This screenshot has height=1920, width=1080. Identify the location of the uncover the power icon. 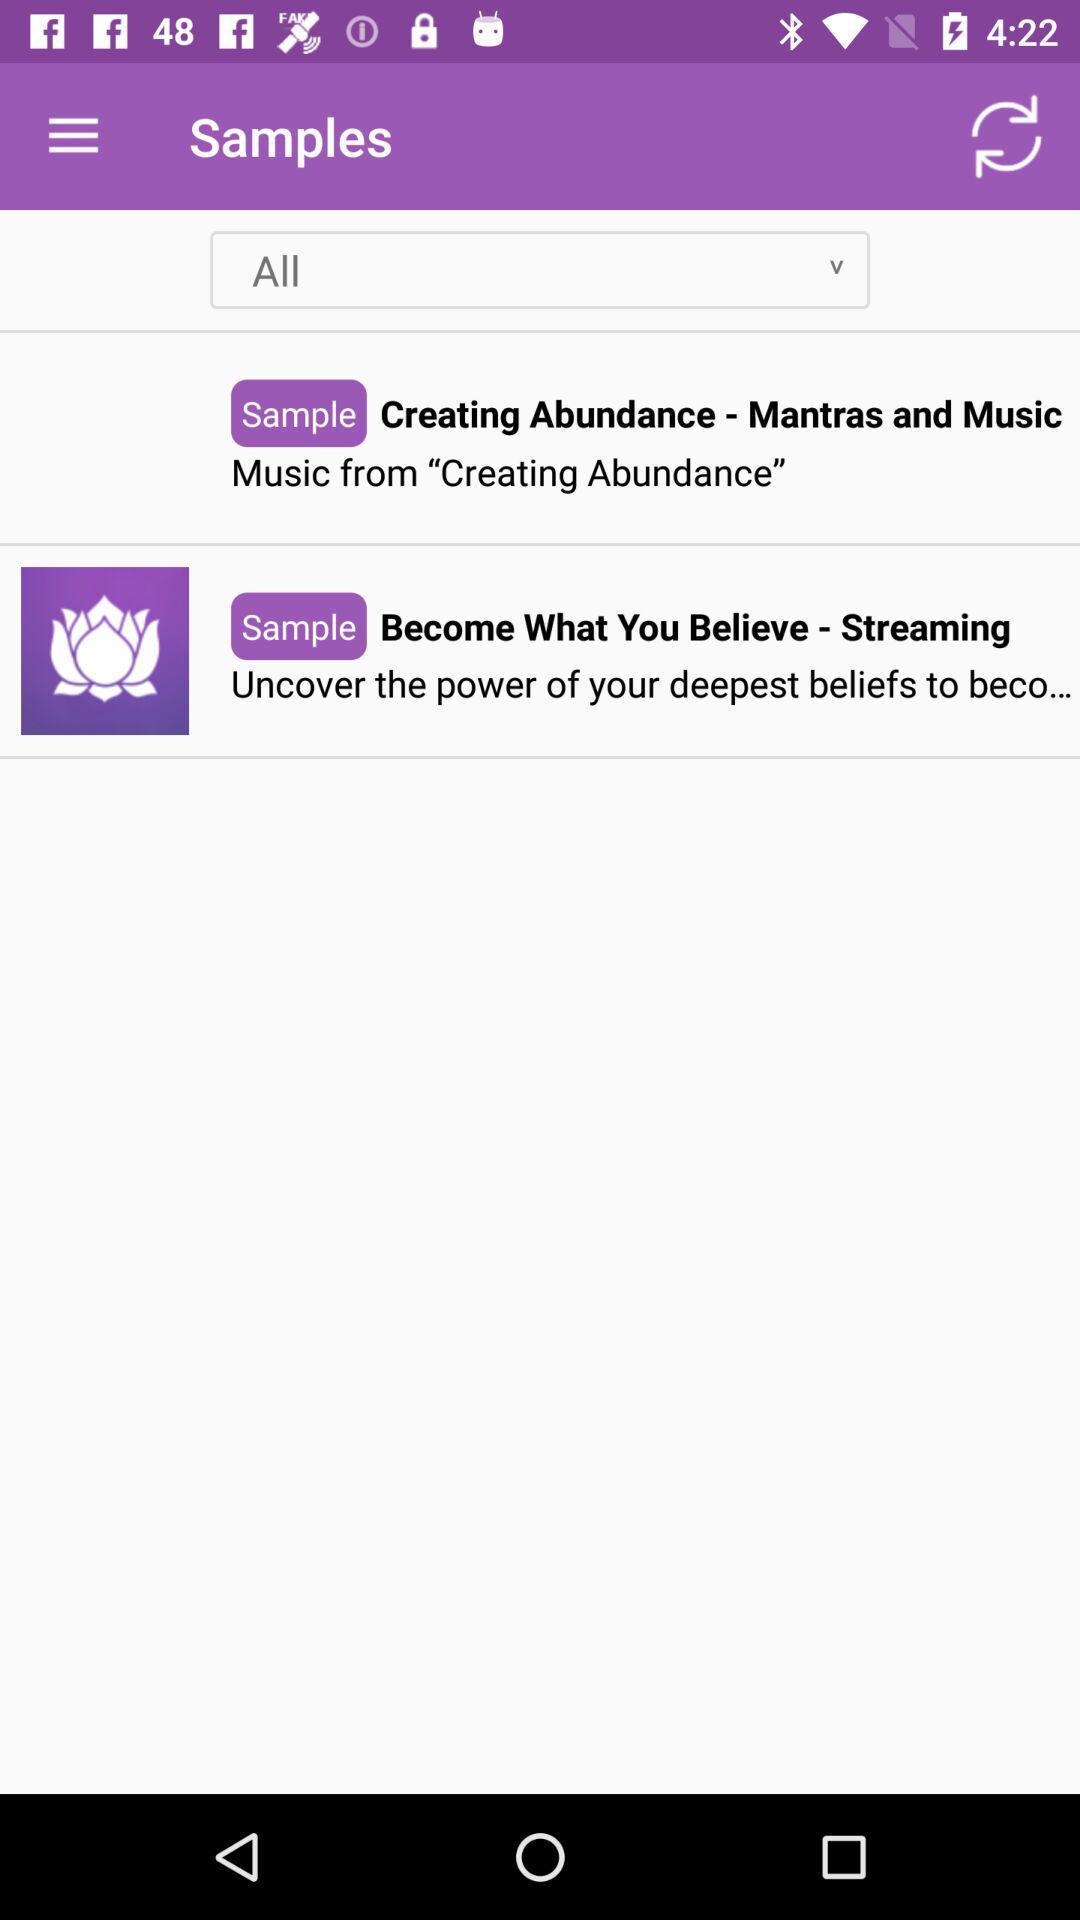
(655, 684).